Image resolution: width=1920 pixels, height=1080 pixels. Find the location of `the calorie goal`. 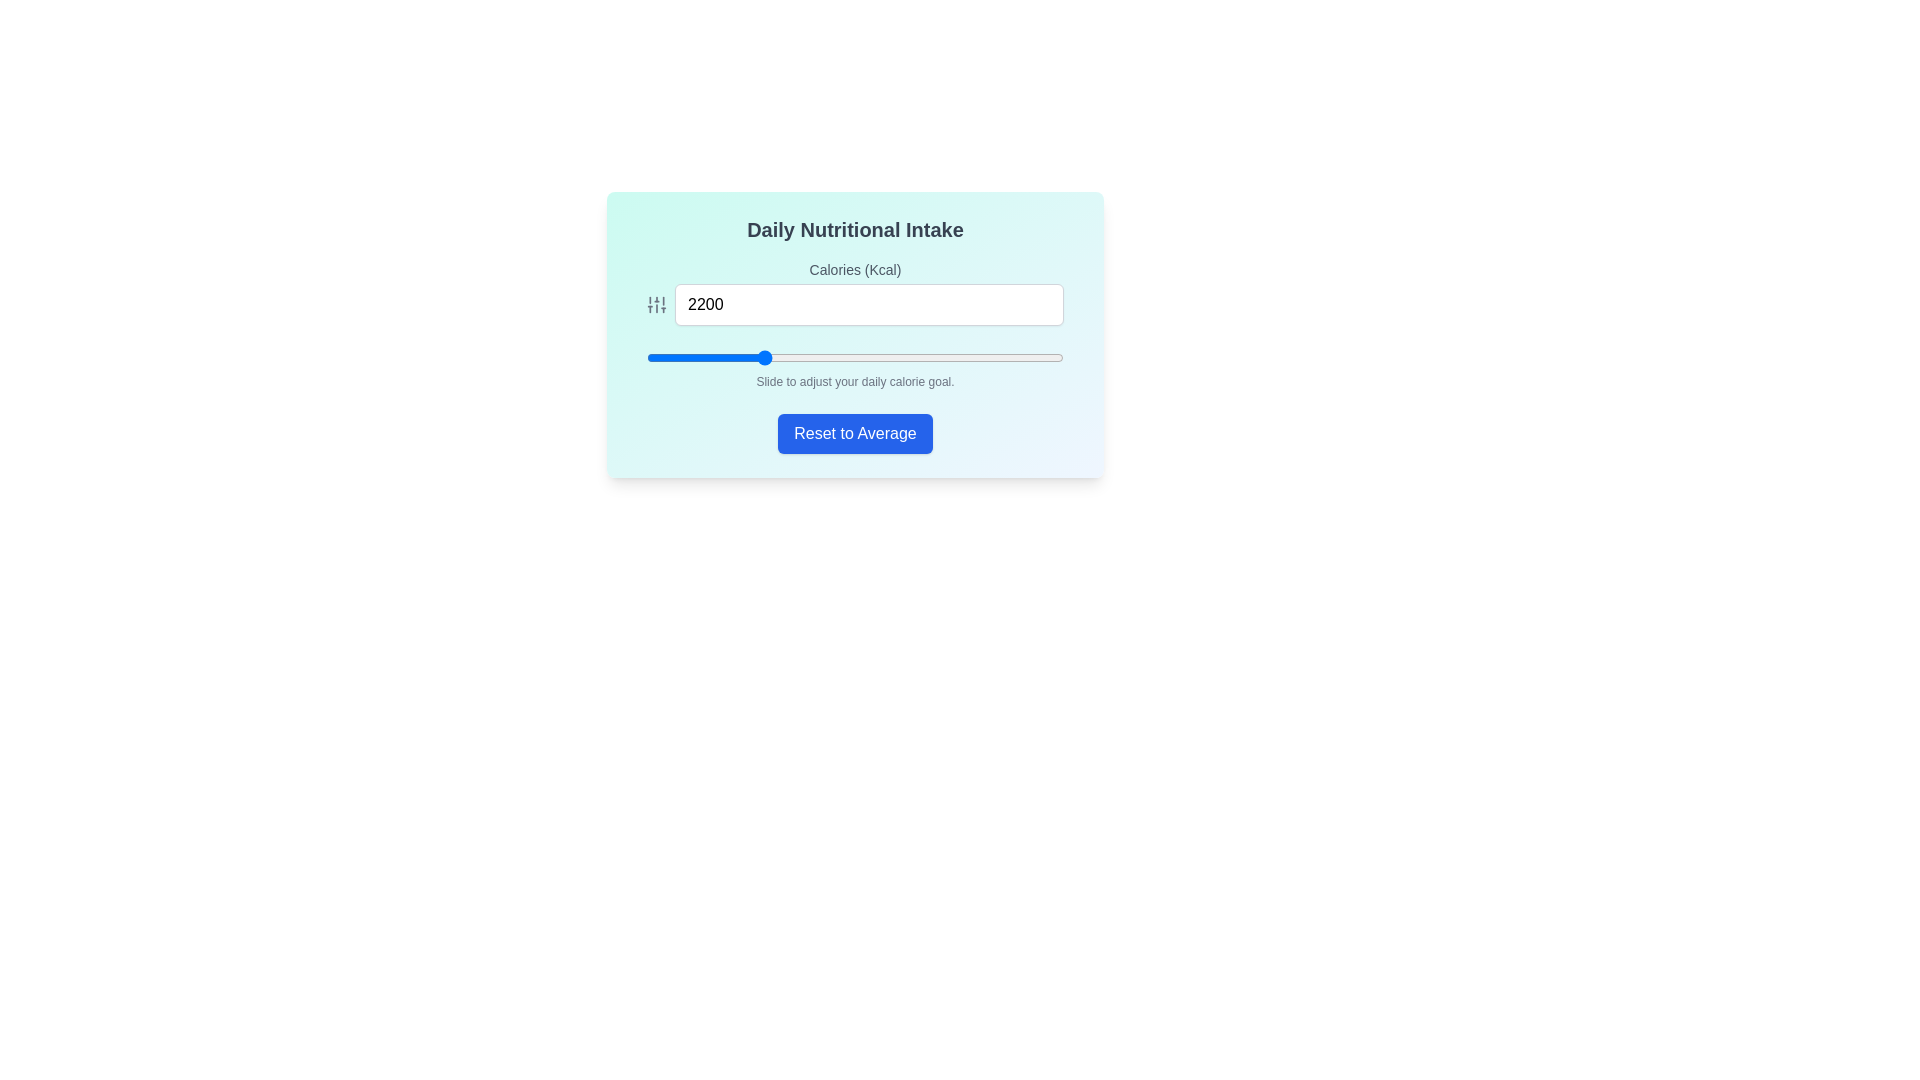

the calorie goal is located at coordinates (666, 357).